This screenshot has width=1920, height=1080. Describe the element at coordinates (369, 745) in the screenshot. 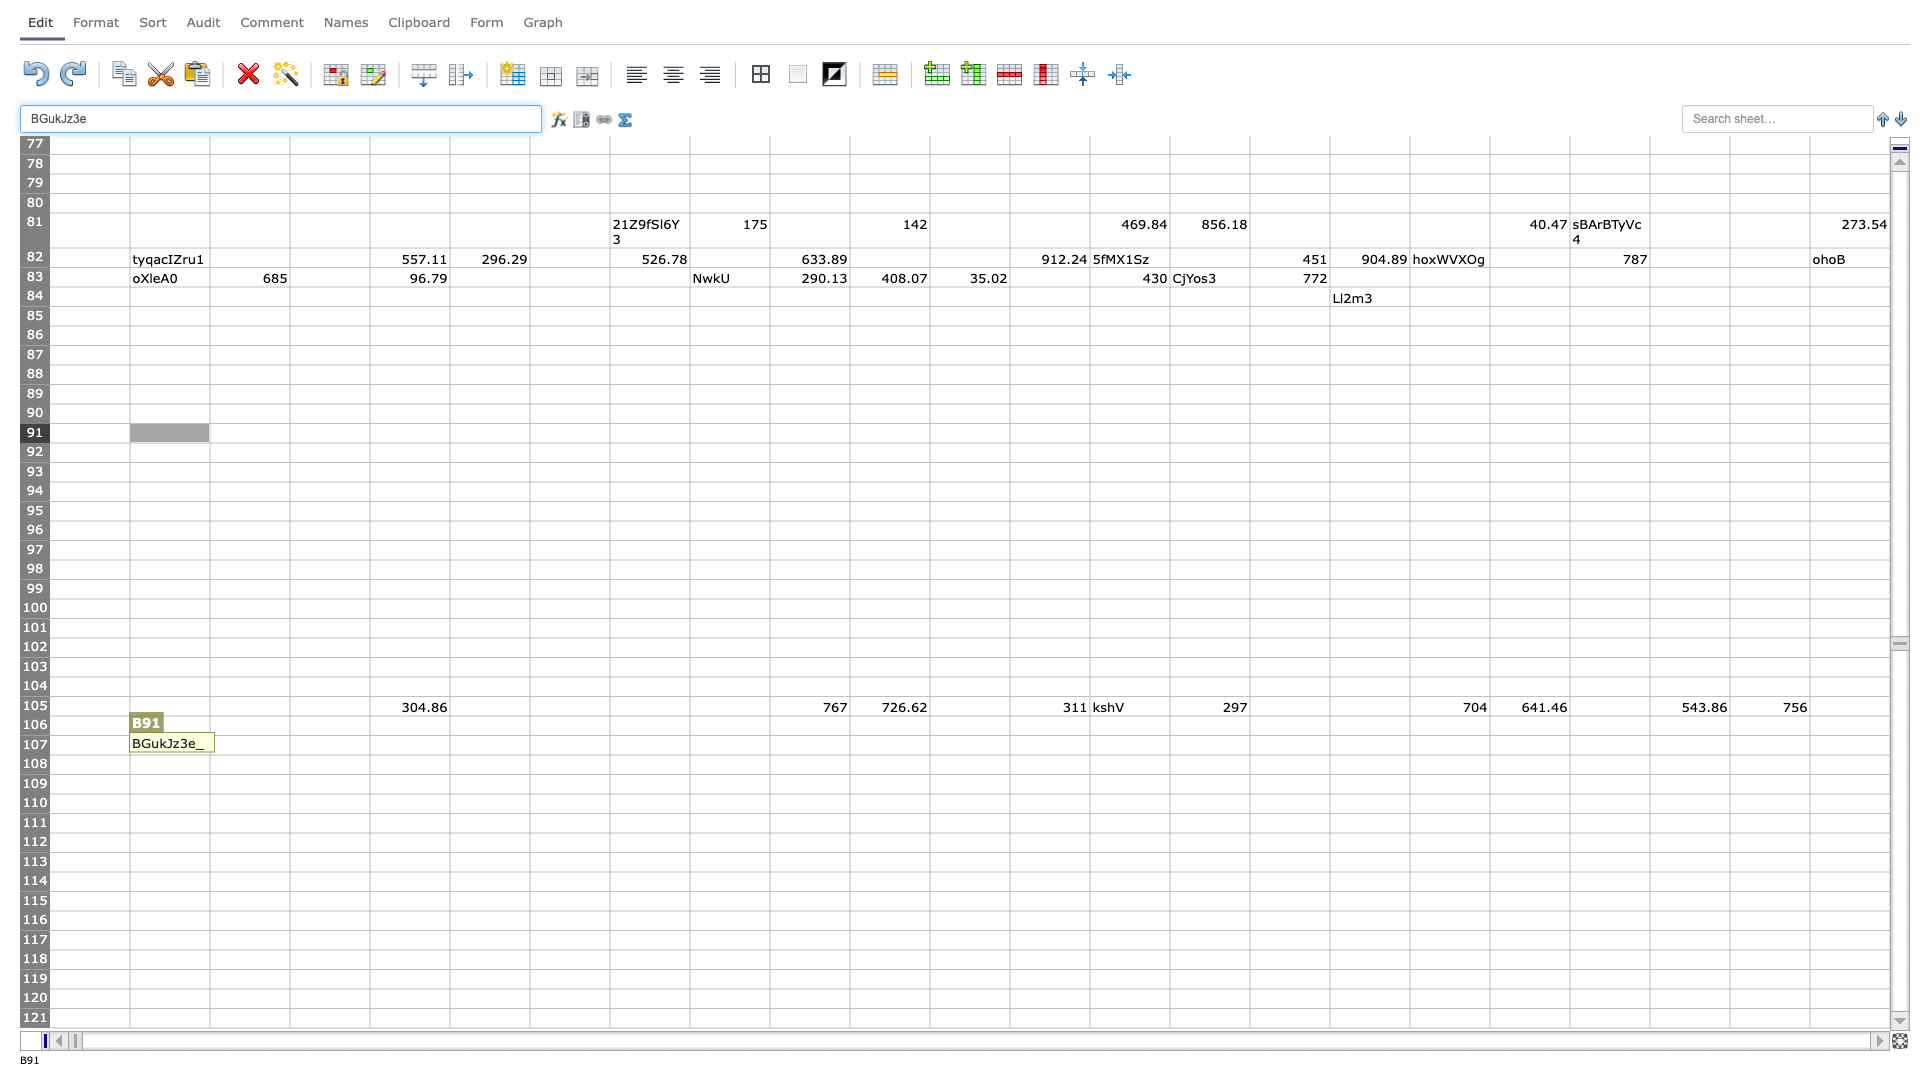

I see `Right margin of D107` at that location.